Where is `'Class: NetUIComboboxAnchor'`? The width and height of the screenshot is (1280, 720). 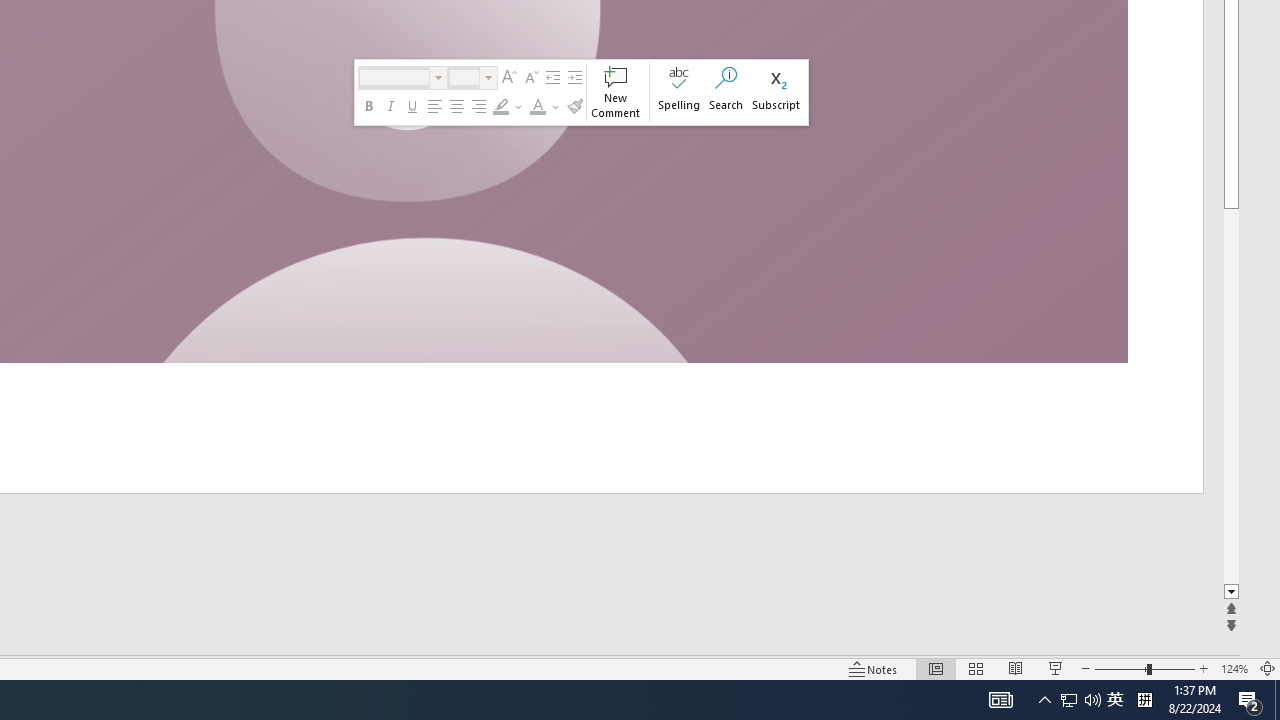
'Class: NetUIComboboxAnchor' is located at coordinates (471, 77).